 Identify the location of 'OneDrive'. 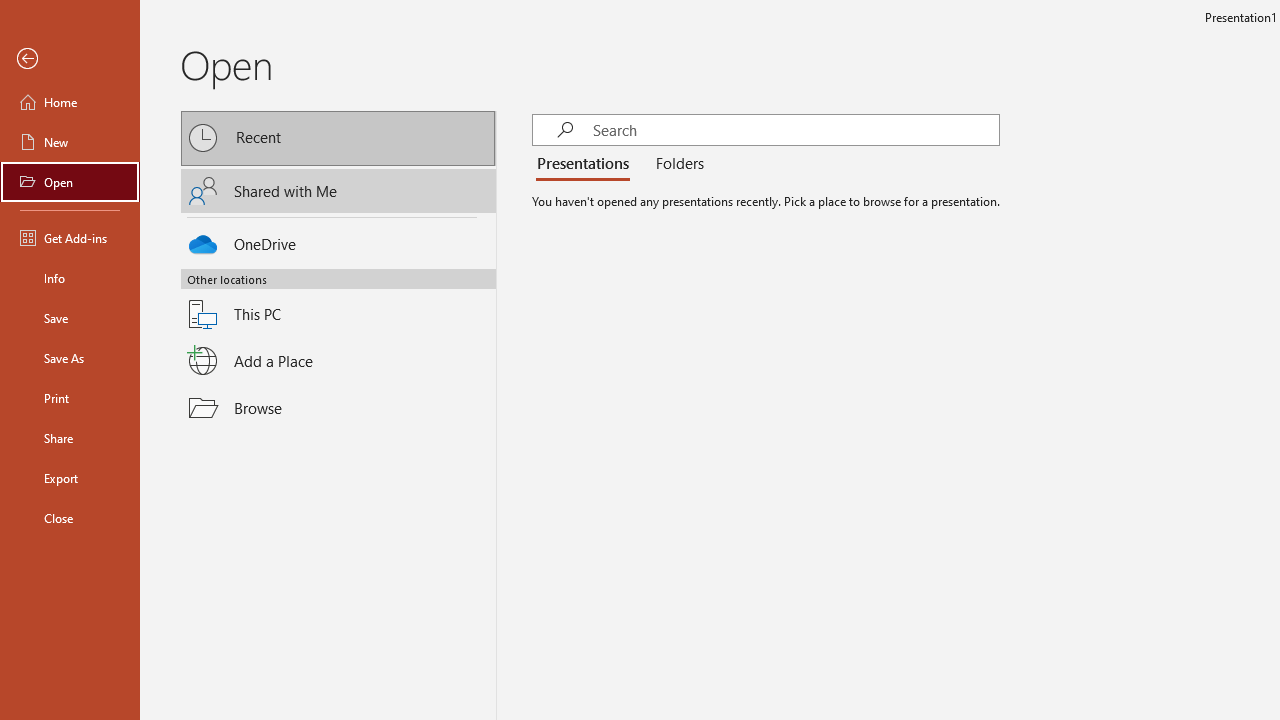
(338, 239).